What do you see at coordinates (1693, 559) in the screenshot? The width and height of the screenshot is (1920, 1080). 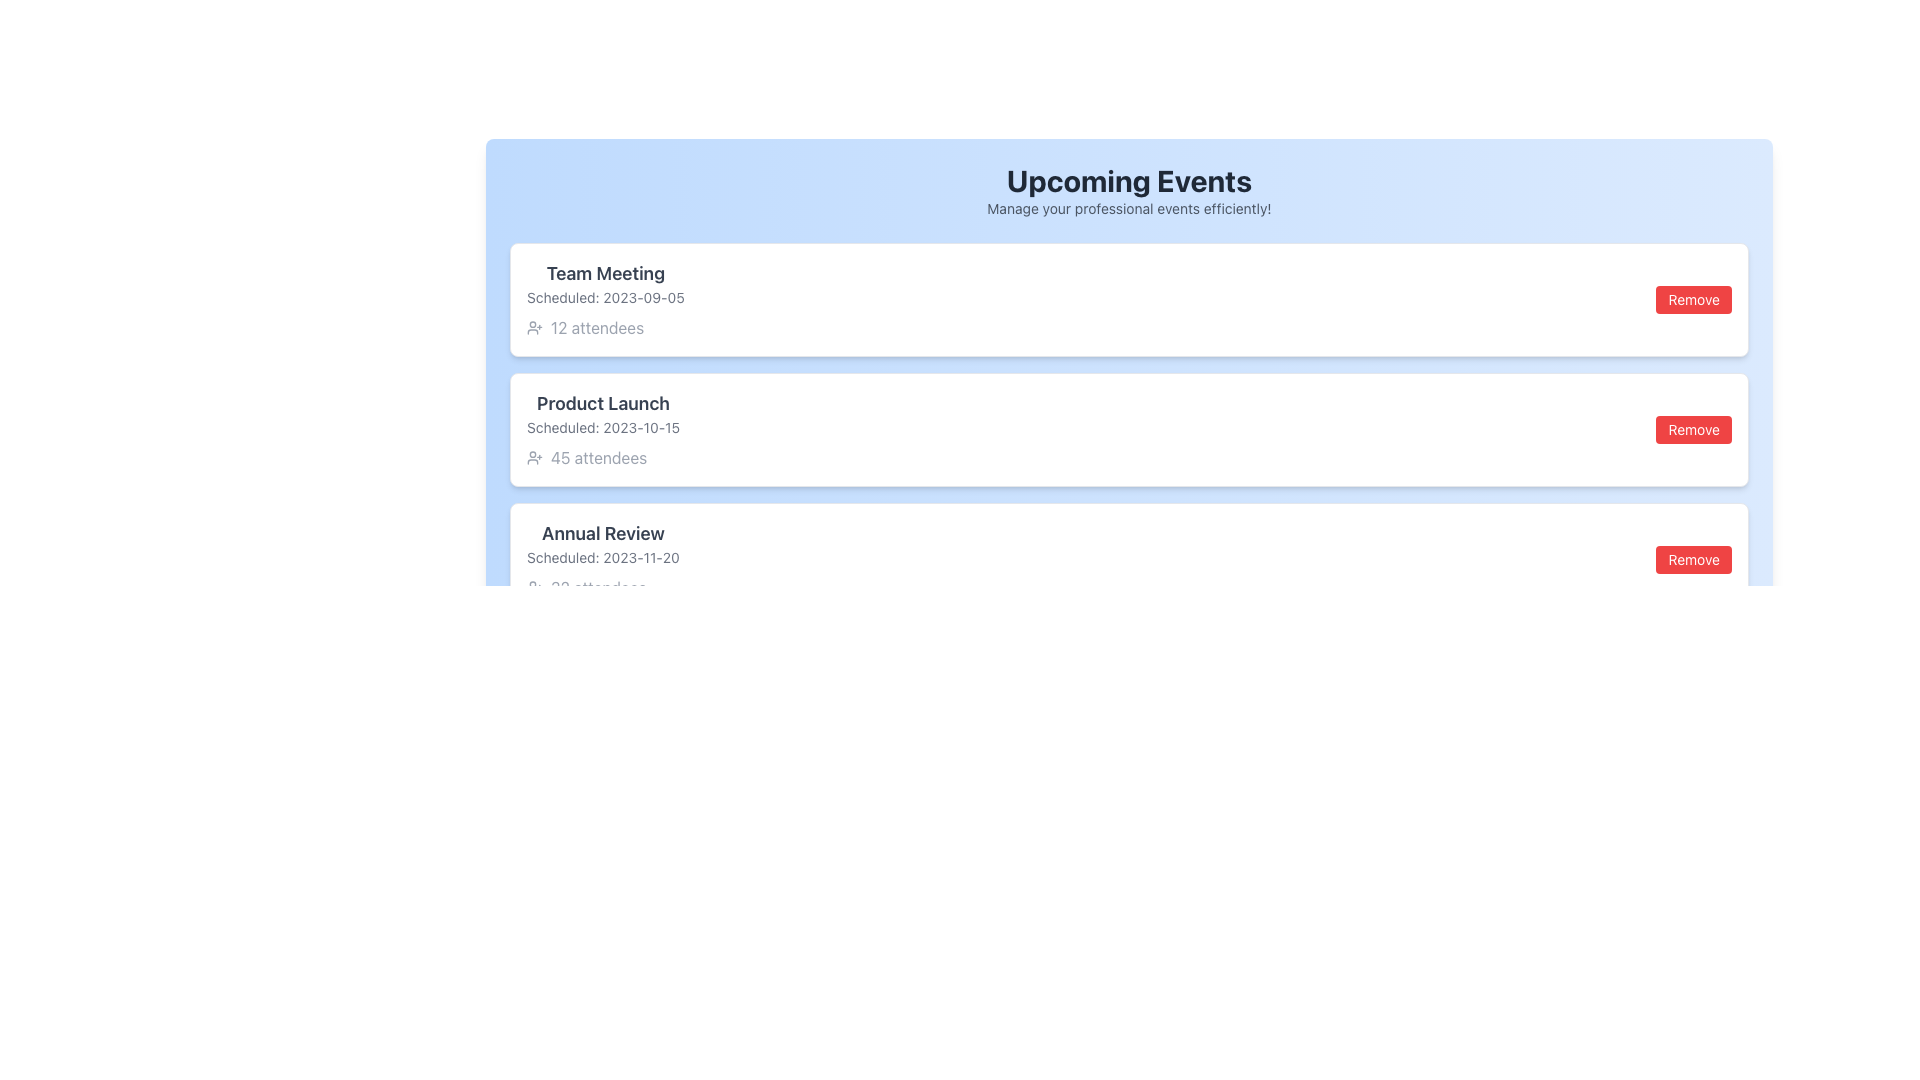 I see `the delete button located at the far-right side of the 'Annual Review Scheduled: 2023-11-20' section` at bounding box center [1693, 559].